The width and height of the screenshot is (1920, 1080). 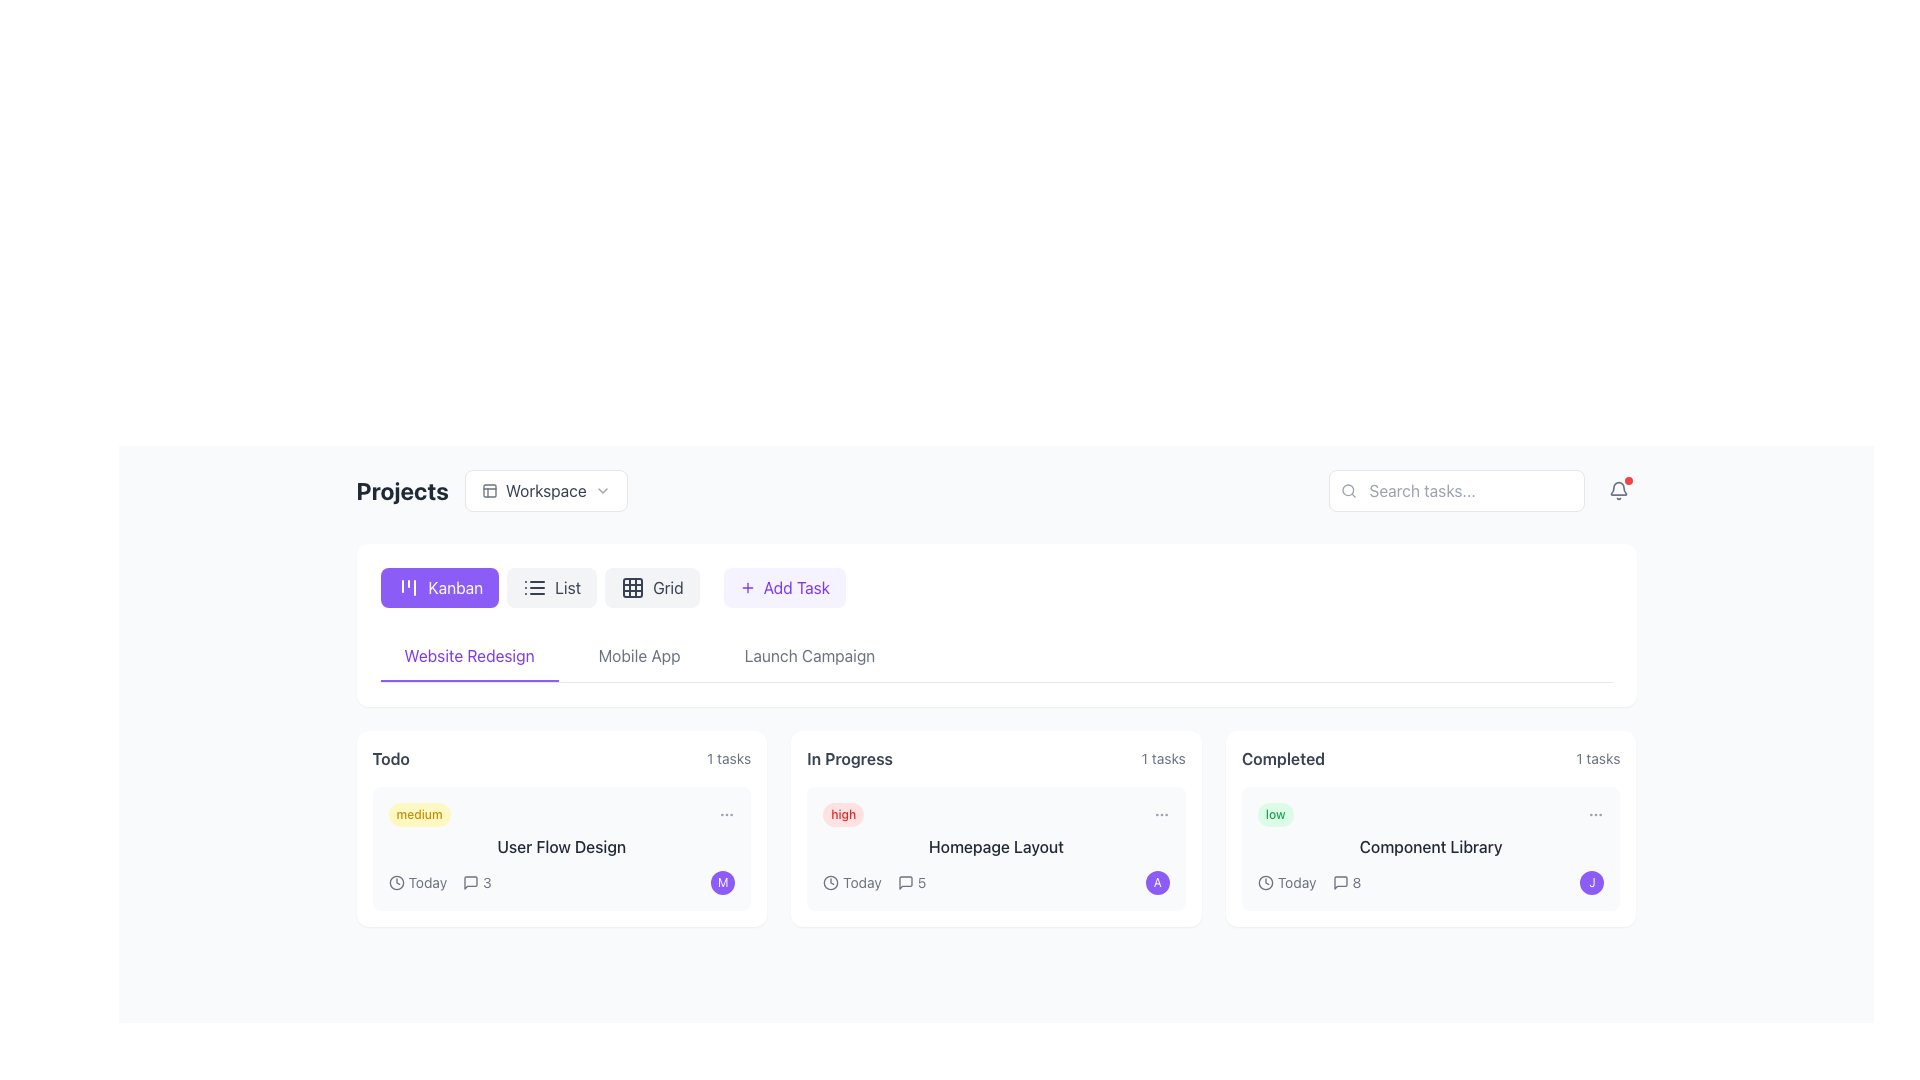 What do you see at coordinates (1297, 882) in the screenshot?
I see `the text label indicating the due date or task's deadline located within the 'Completed' task card under the 'Today' label, positioned to the right of the clock icon` at bounding box center [1297, 882].